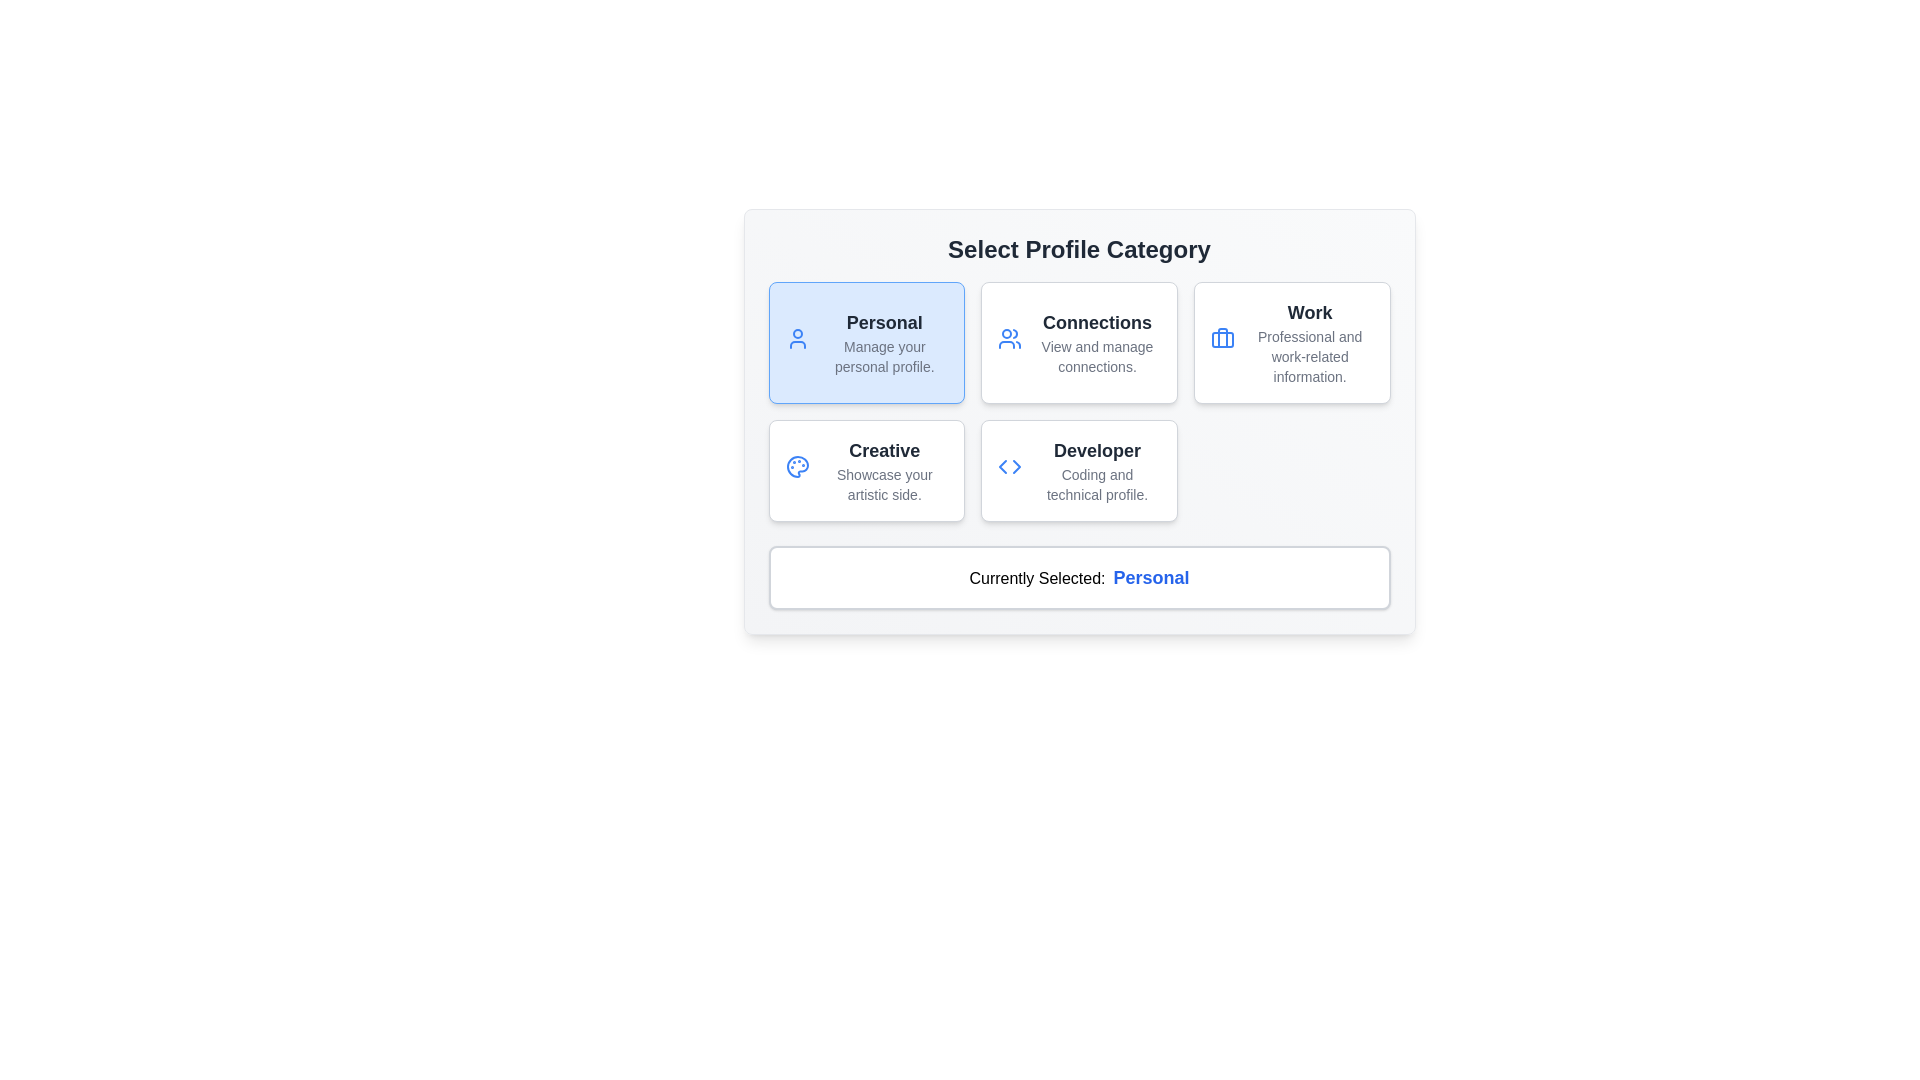 The image size is (1920, 1080). What do you see at coordinates (883, 485) in the screenshot?
I see `the text label reading 'Showcase your artistic side.'` at bounding box center [883, 485].